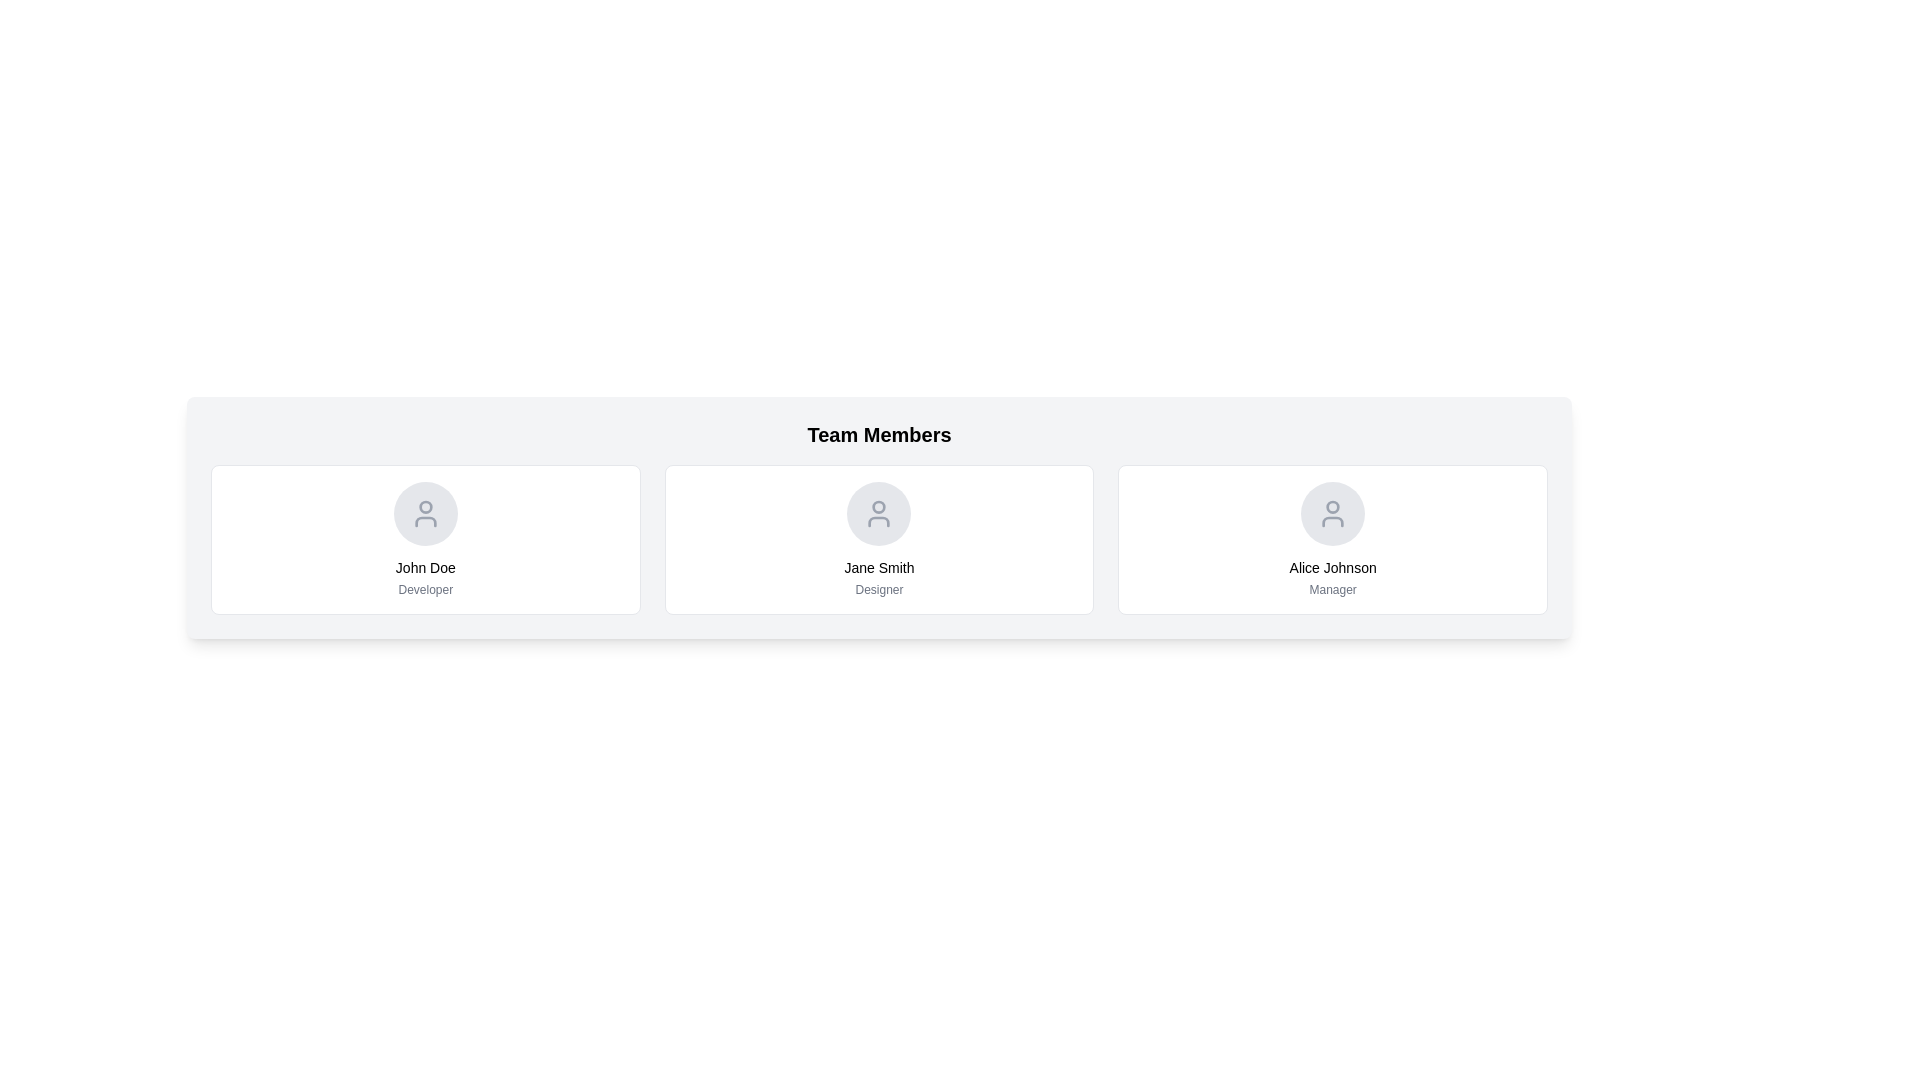 This screenshot has height=1080, width=1920. What do you see at coordinates (424, 589) in the screenshot?
I see `the second text component providing additional information about the role of 'John Doe' in the organizational chart, located directly below the name` at bounding box center [424, 589].